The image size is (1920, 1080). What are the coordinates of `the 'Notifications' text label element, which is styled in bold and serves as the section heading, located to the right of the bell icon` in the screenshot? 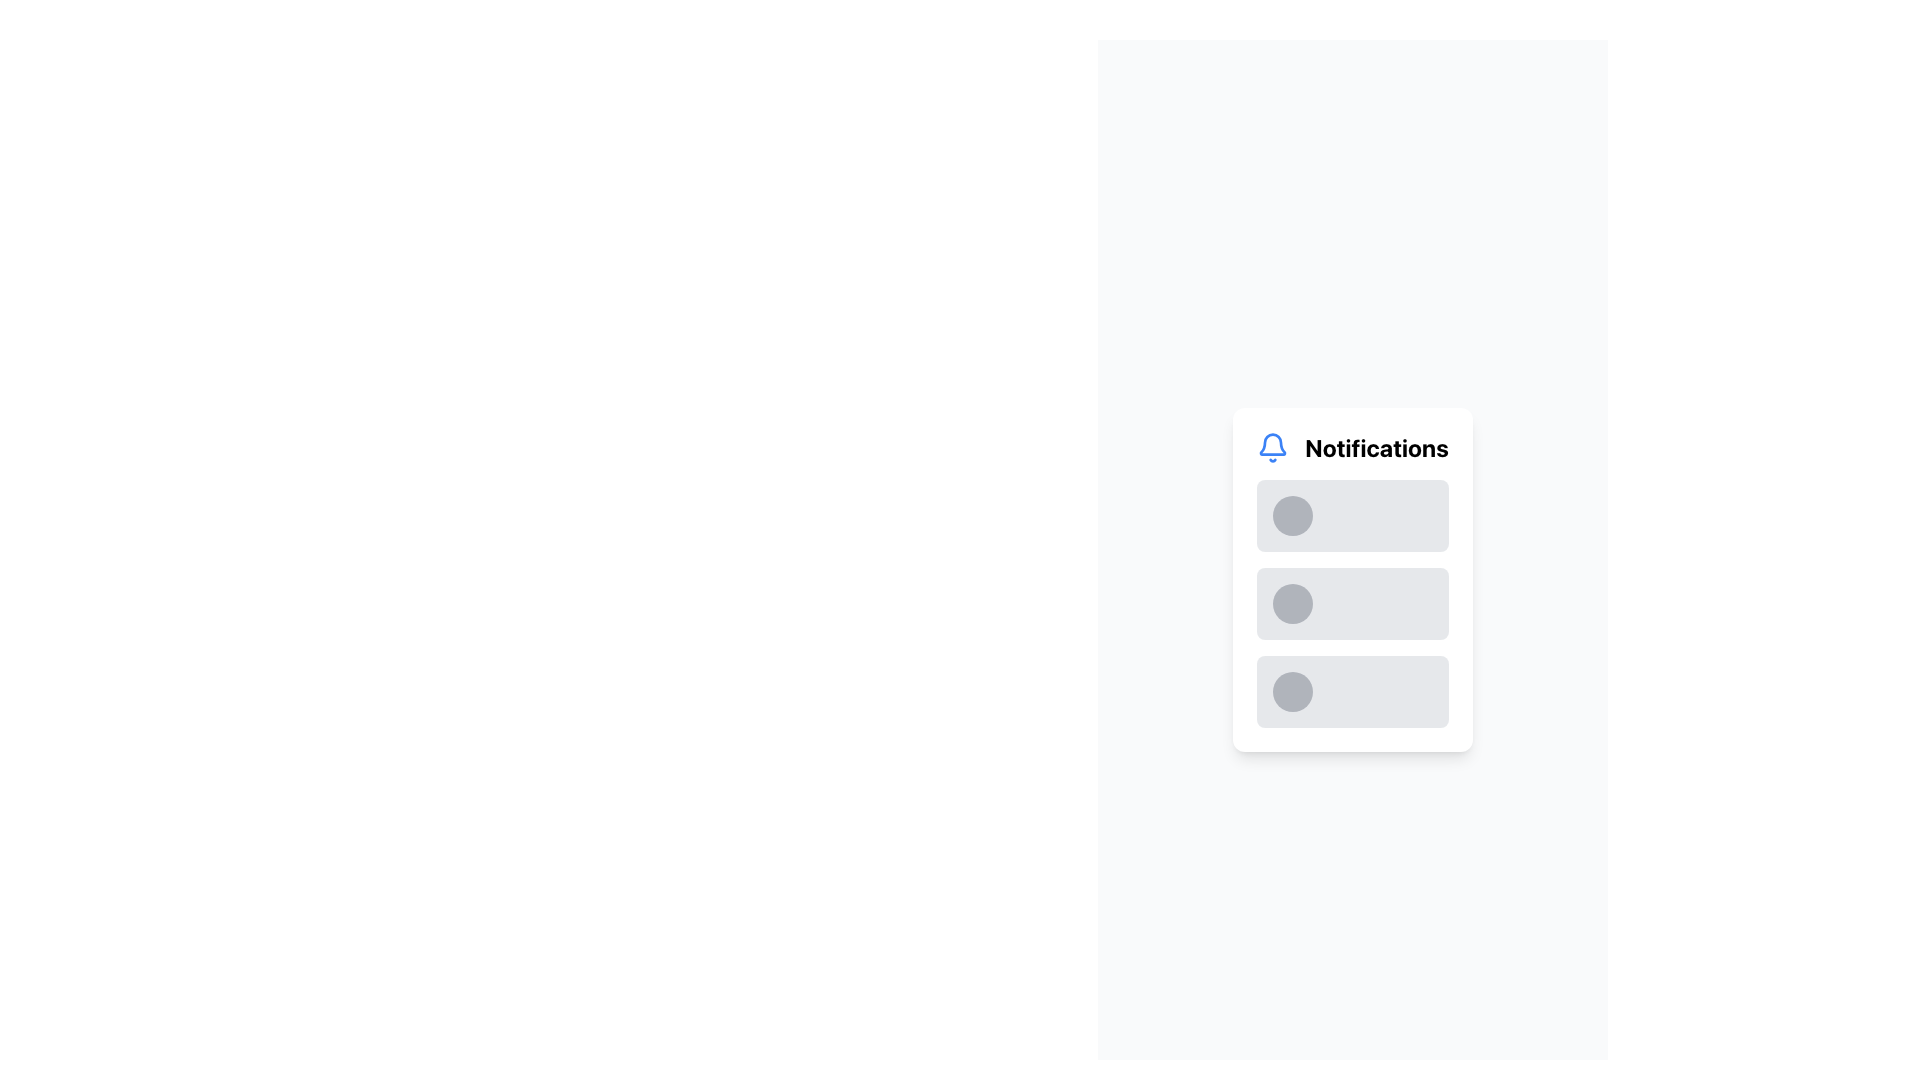 It's located at (1376, 446).